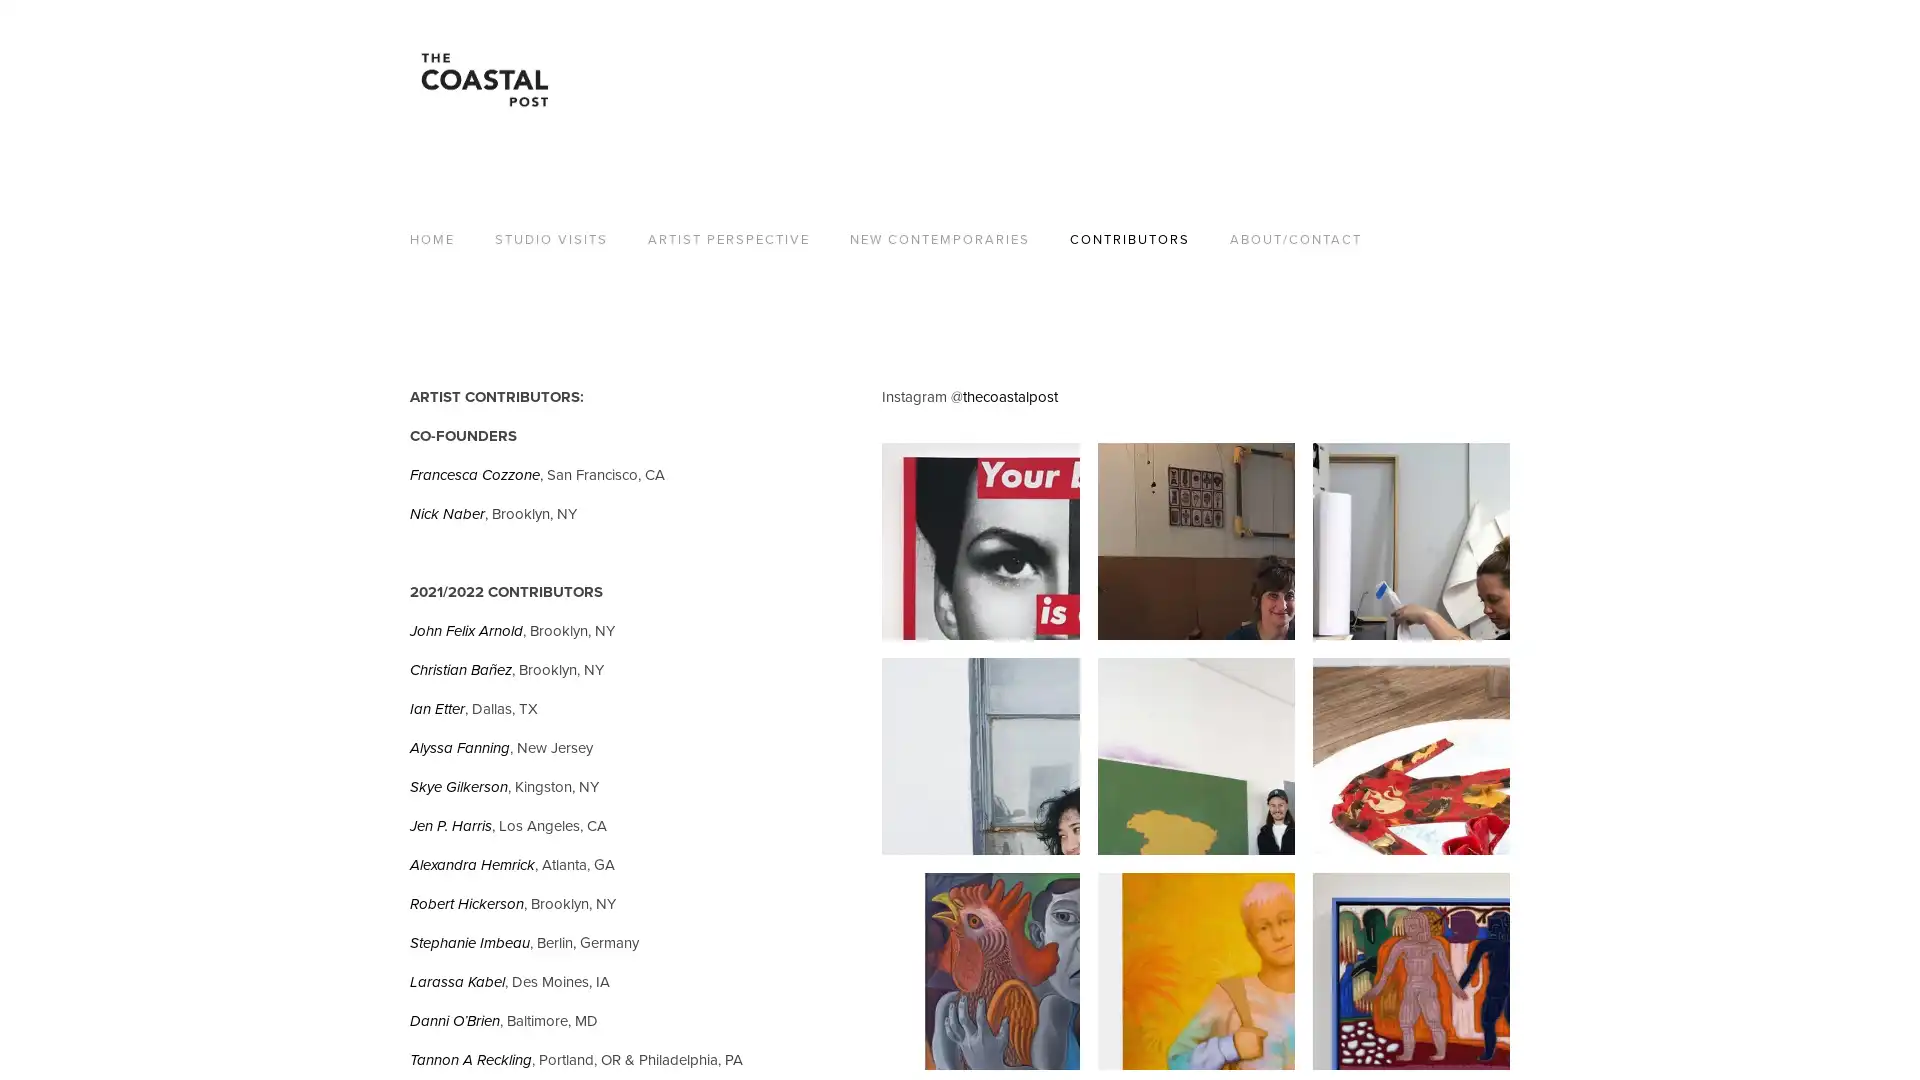 The width and height of the screenshot is (1920, 1080). Describe the element at coordinates (1195, 541) in the screenshot. I see `View fullsize Contributor Jen P. Harris caught up with artist Jenny Yurshansky, fresh off her recent solo show at American Jewish University: &ldquo;A Legacy of Loss: There Were No Roses There,&rdquo; a meditation on diaspora, intergenerational trauma, and the nat` at that location.